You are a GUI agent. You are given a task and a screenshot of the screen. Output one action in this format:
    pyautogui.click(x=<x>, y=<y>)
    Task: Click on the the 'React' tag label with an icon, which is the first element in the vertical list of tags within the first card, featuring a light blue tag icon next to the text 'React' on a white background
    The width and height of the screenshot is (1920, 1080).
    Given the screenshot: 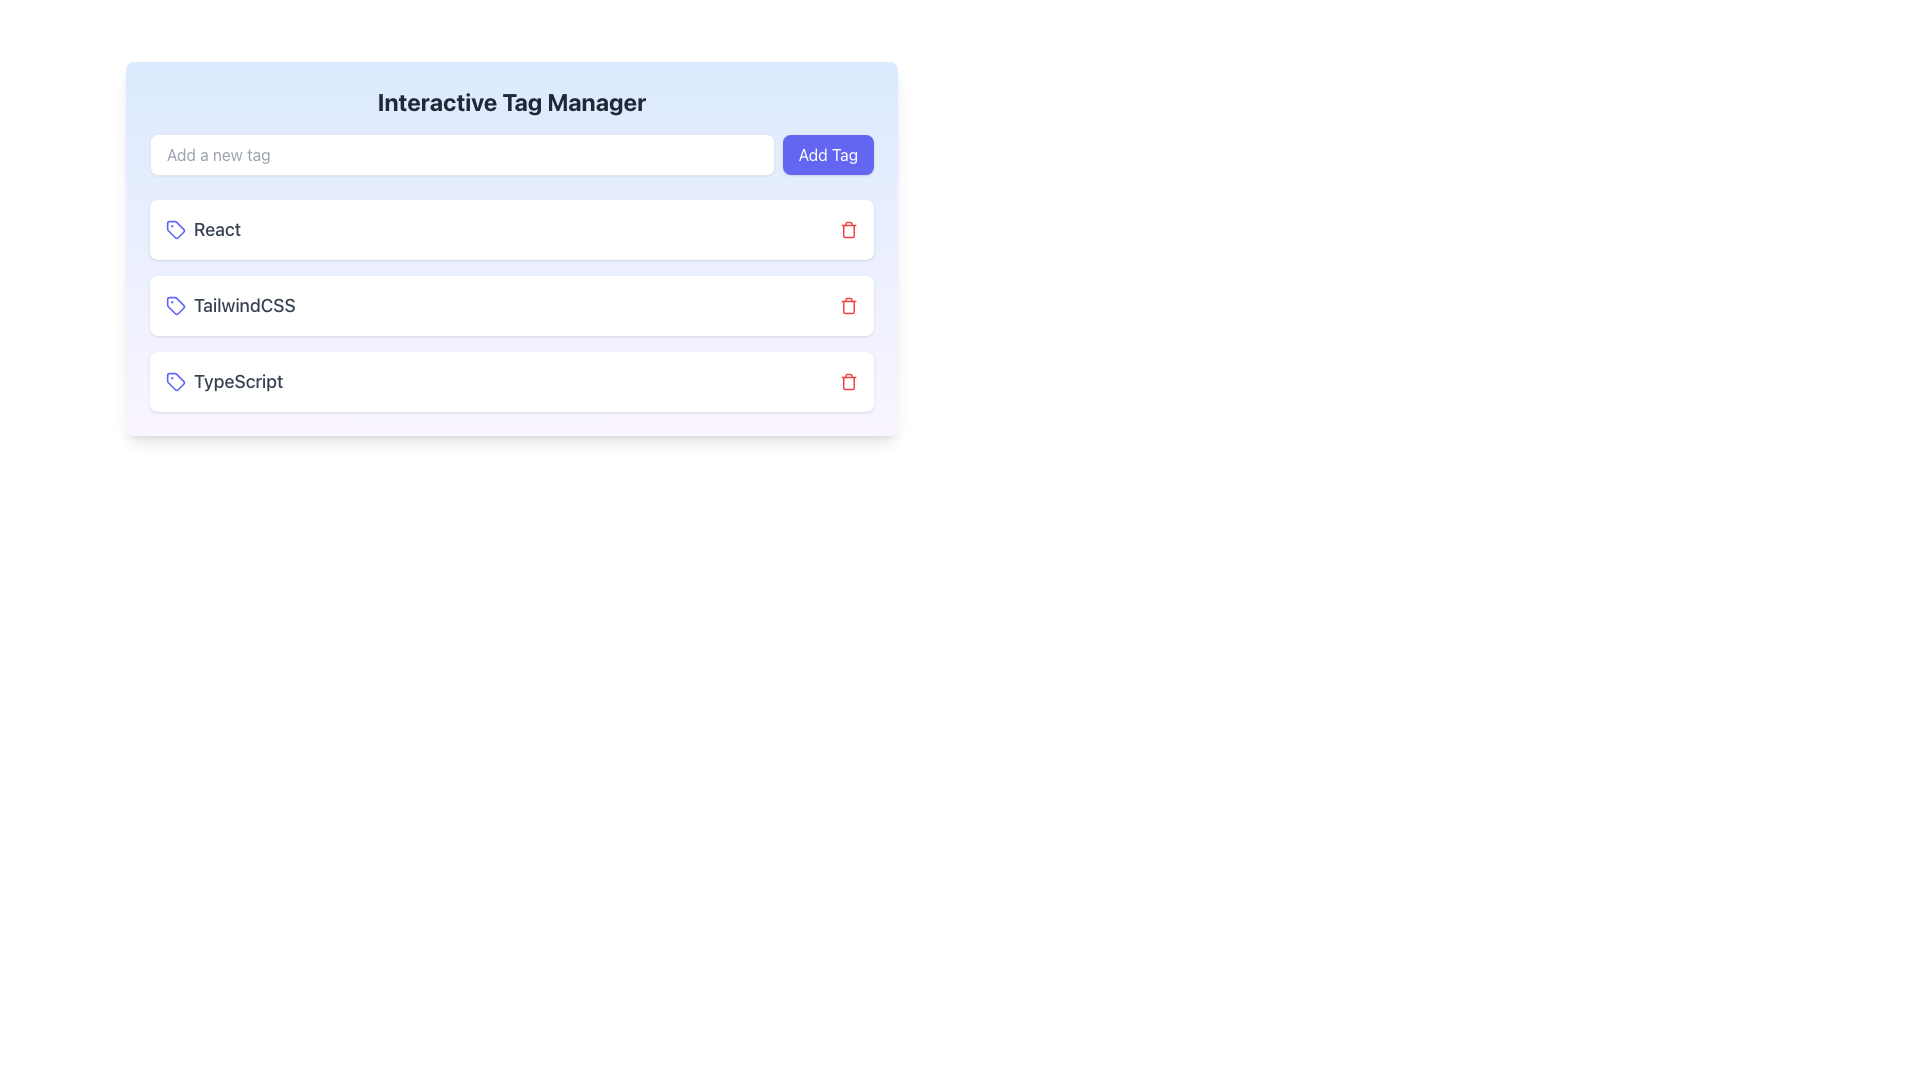 What is the action you would take?
    pyautogui.click(x=203, y=229)
    